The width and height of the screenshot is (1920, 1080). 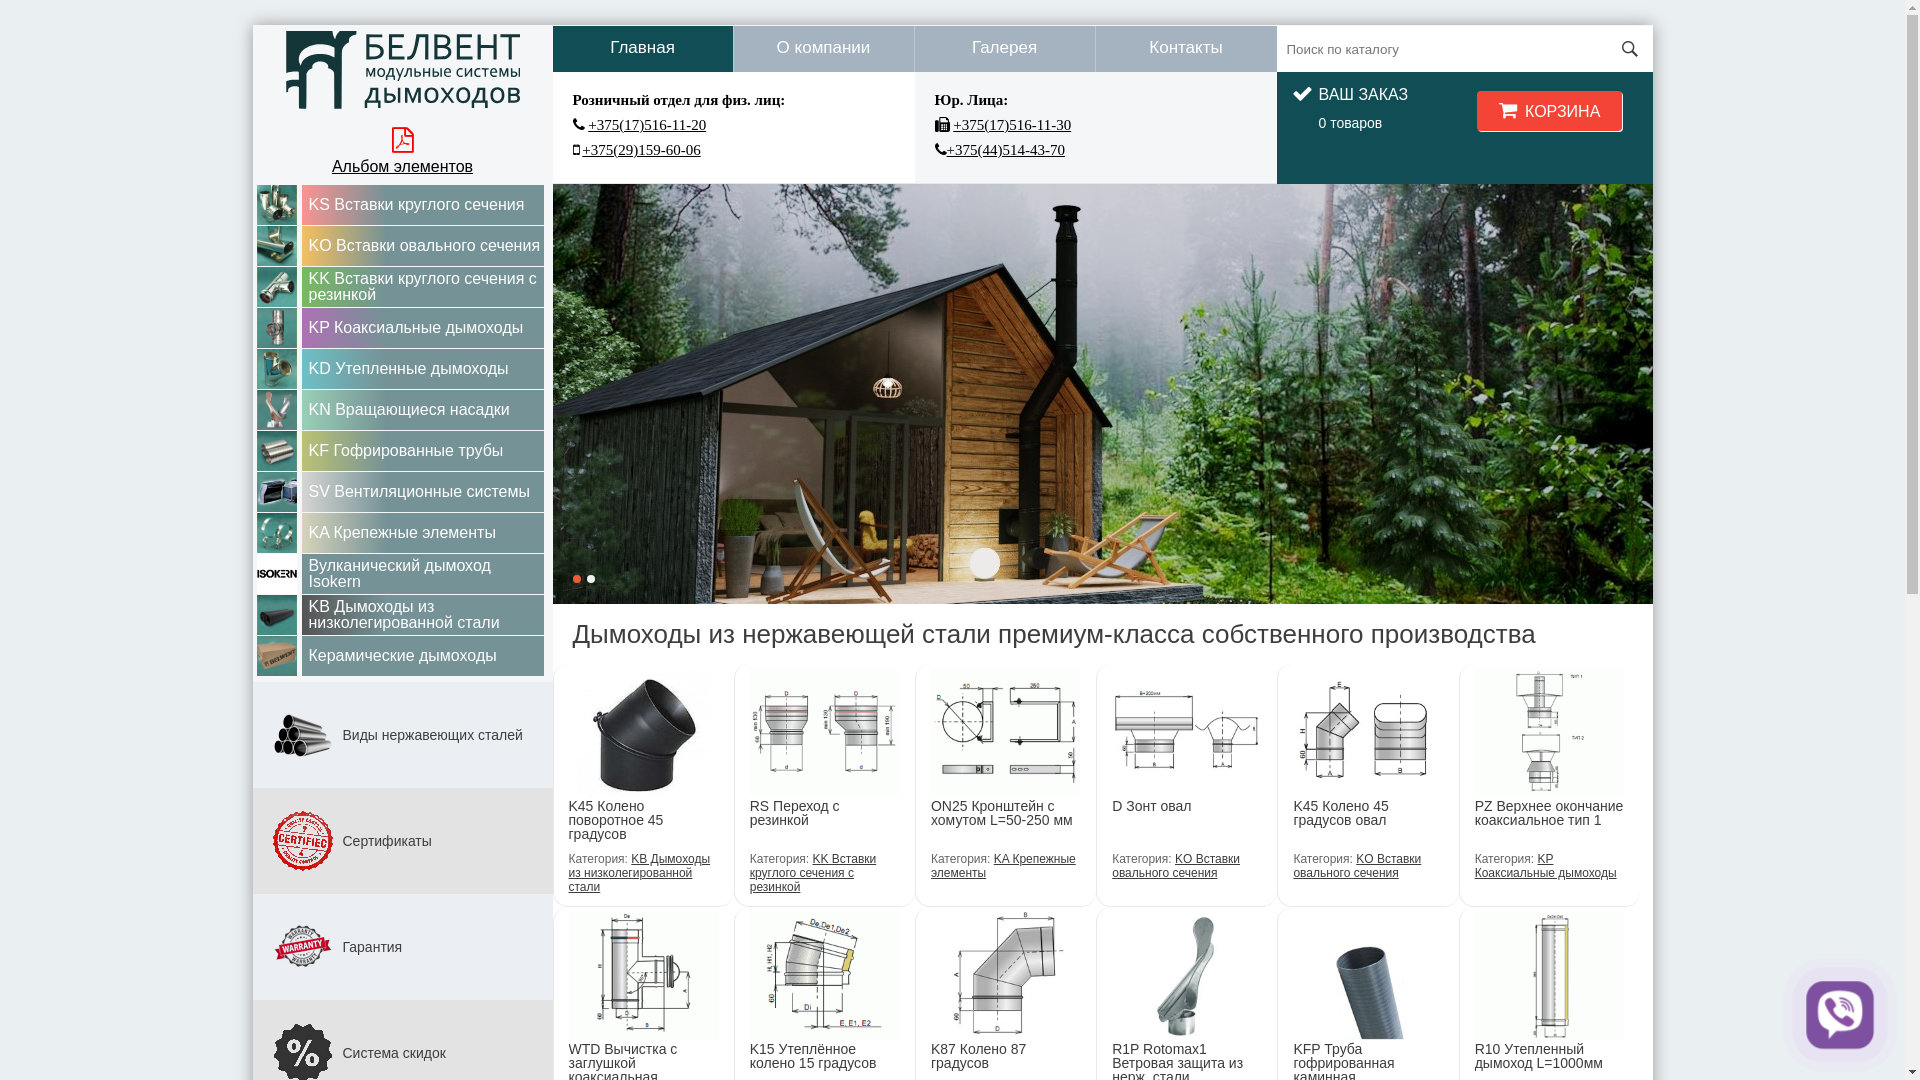 What do you see at coordinates (589, 578) in the screenshot?
I see `'2'` at bounding box center [589, 578].